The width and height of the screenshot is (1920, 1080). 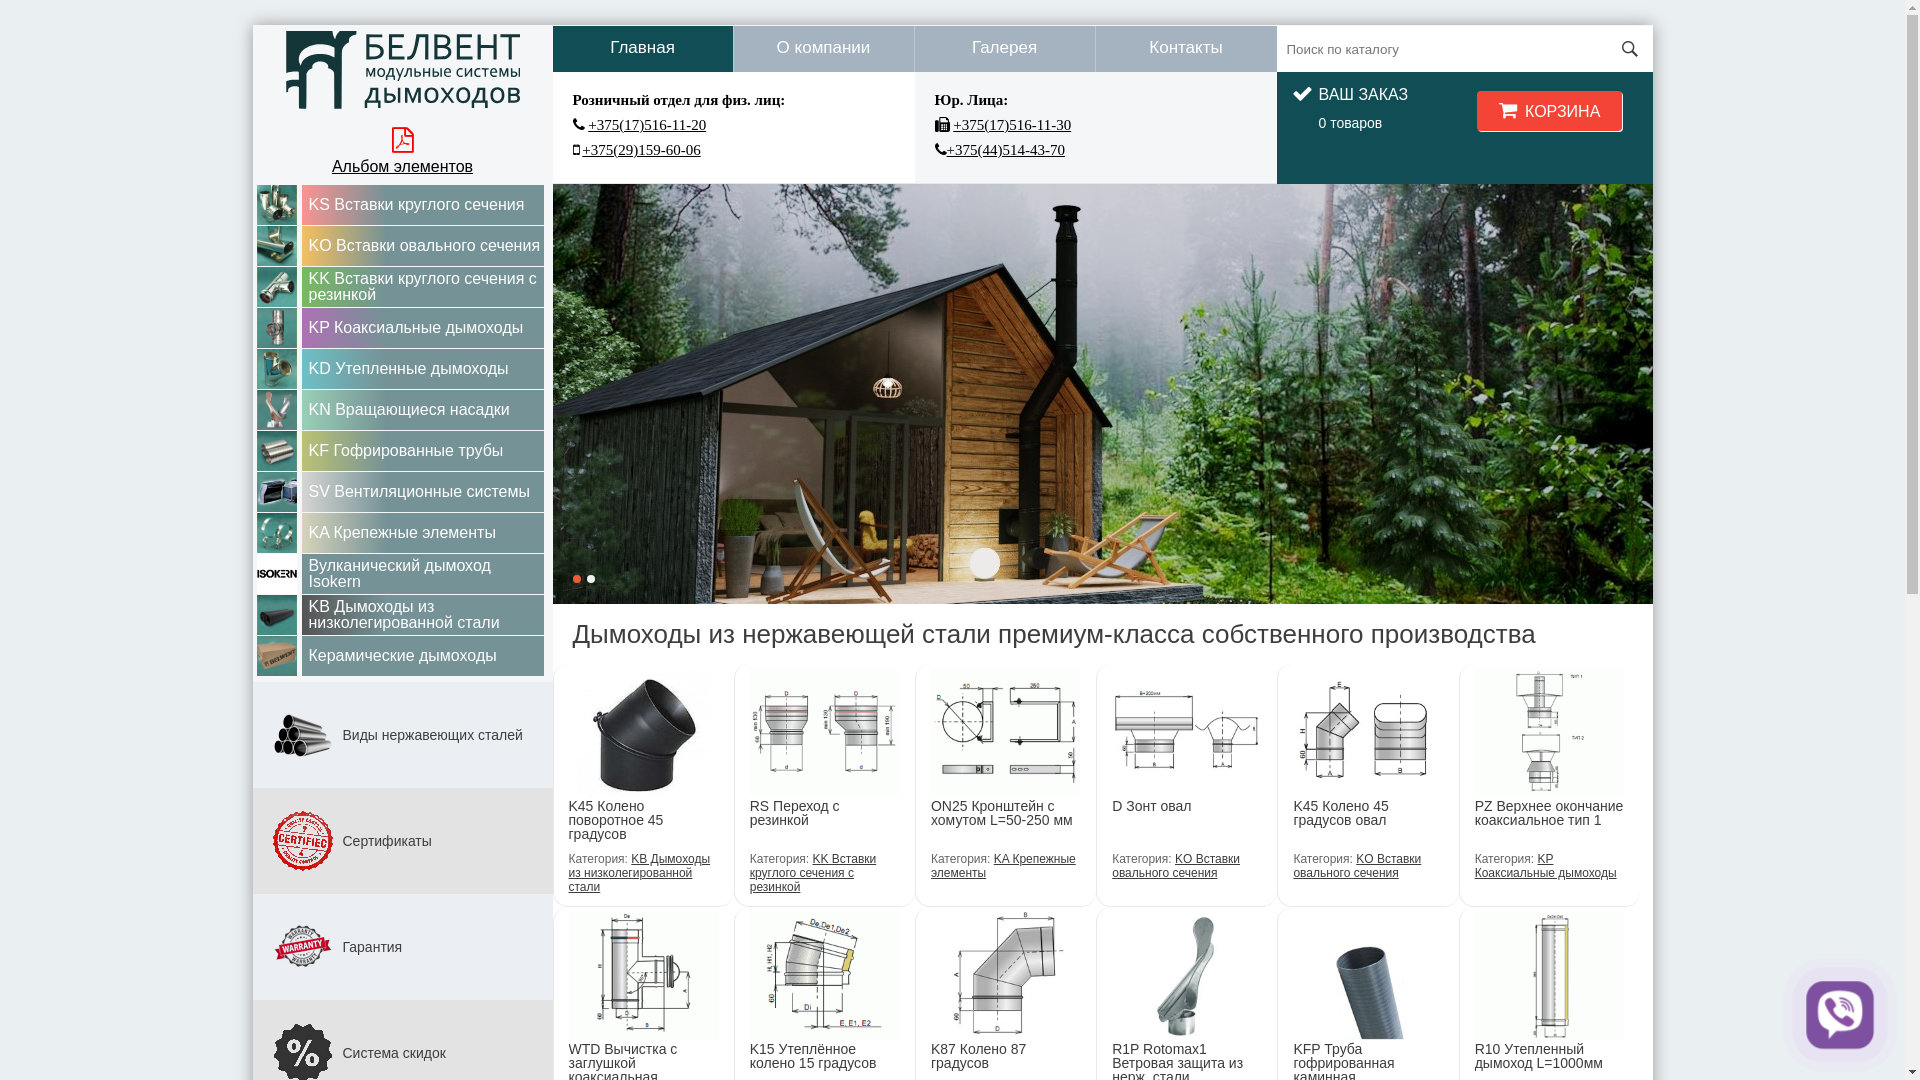 What do you see at coordinates (589, 578) in the screenshot?
I see `'2'` at bounding box center [589, 578].